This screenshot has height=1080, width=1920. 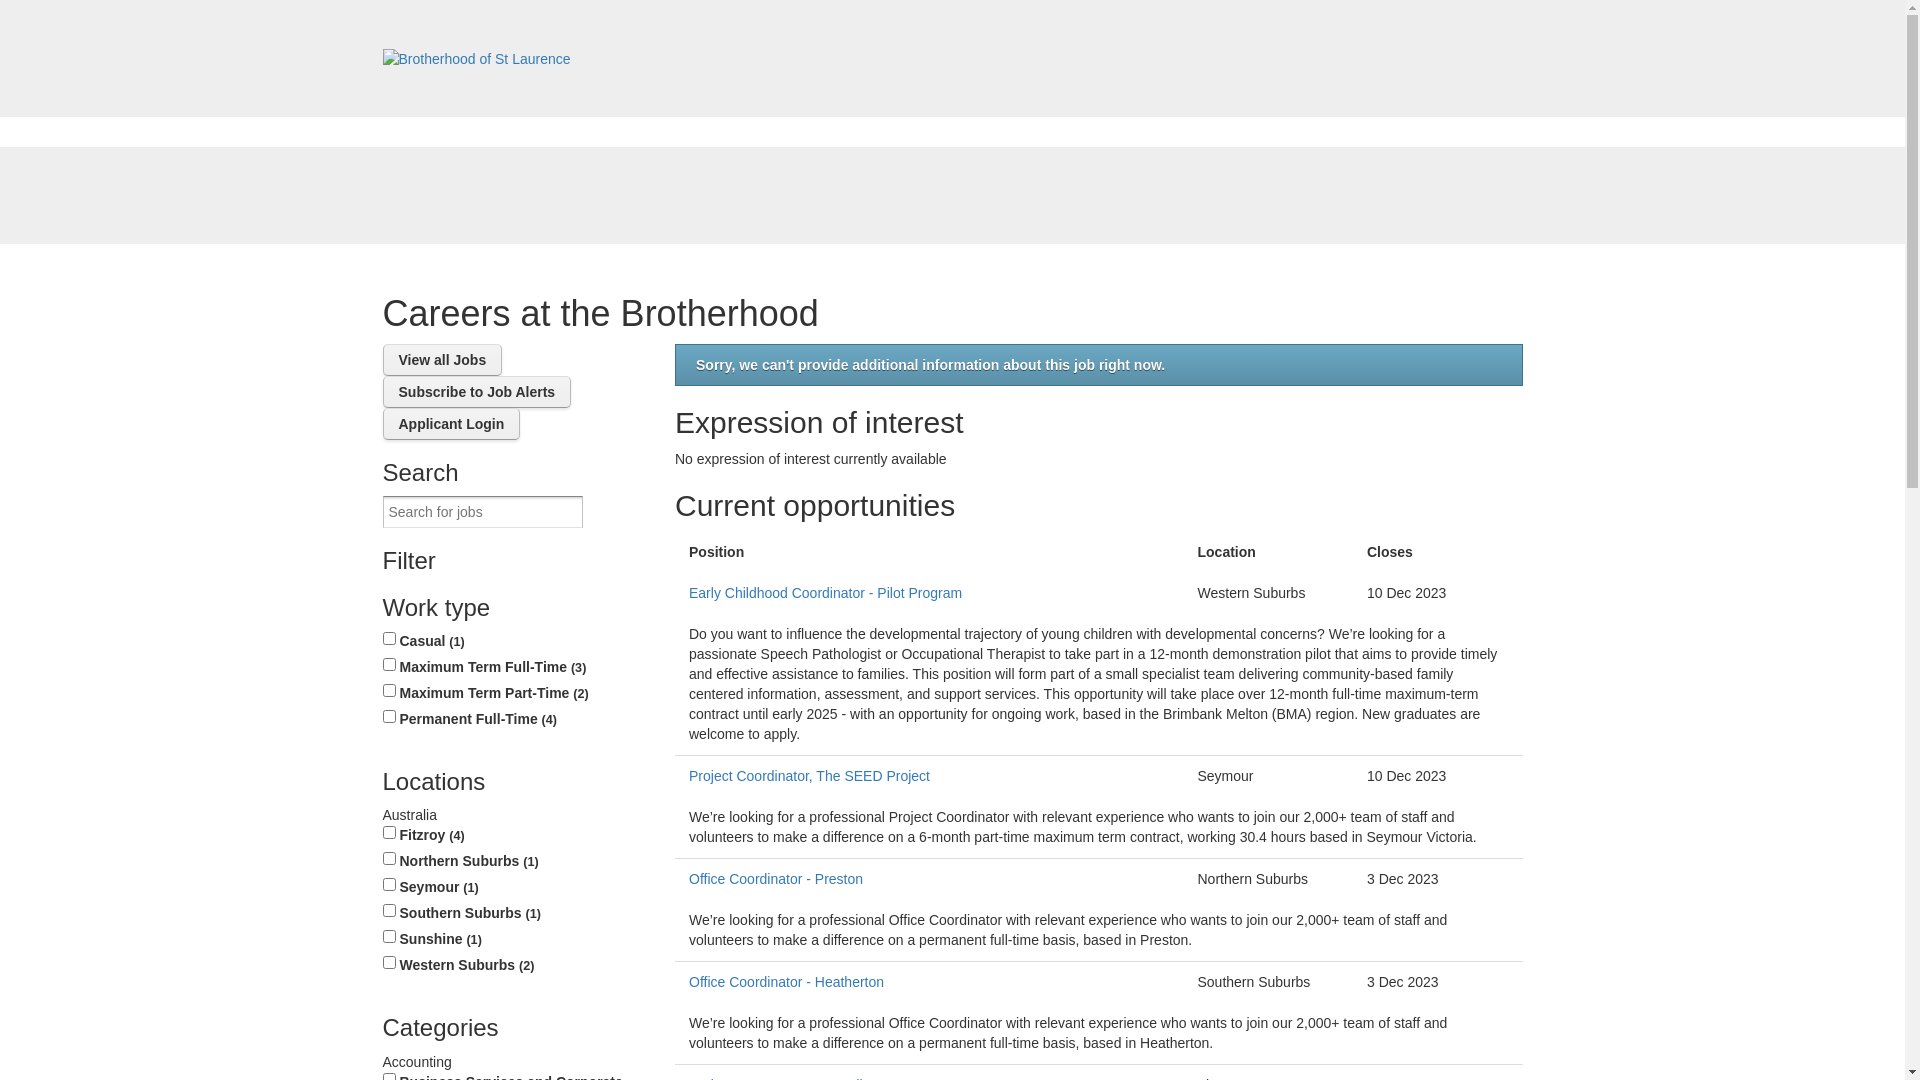 I want to click on 'Applicant Login', so click(x=382, y=423).